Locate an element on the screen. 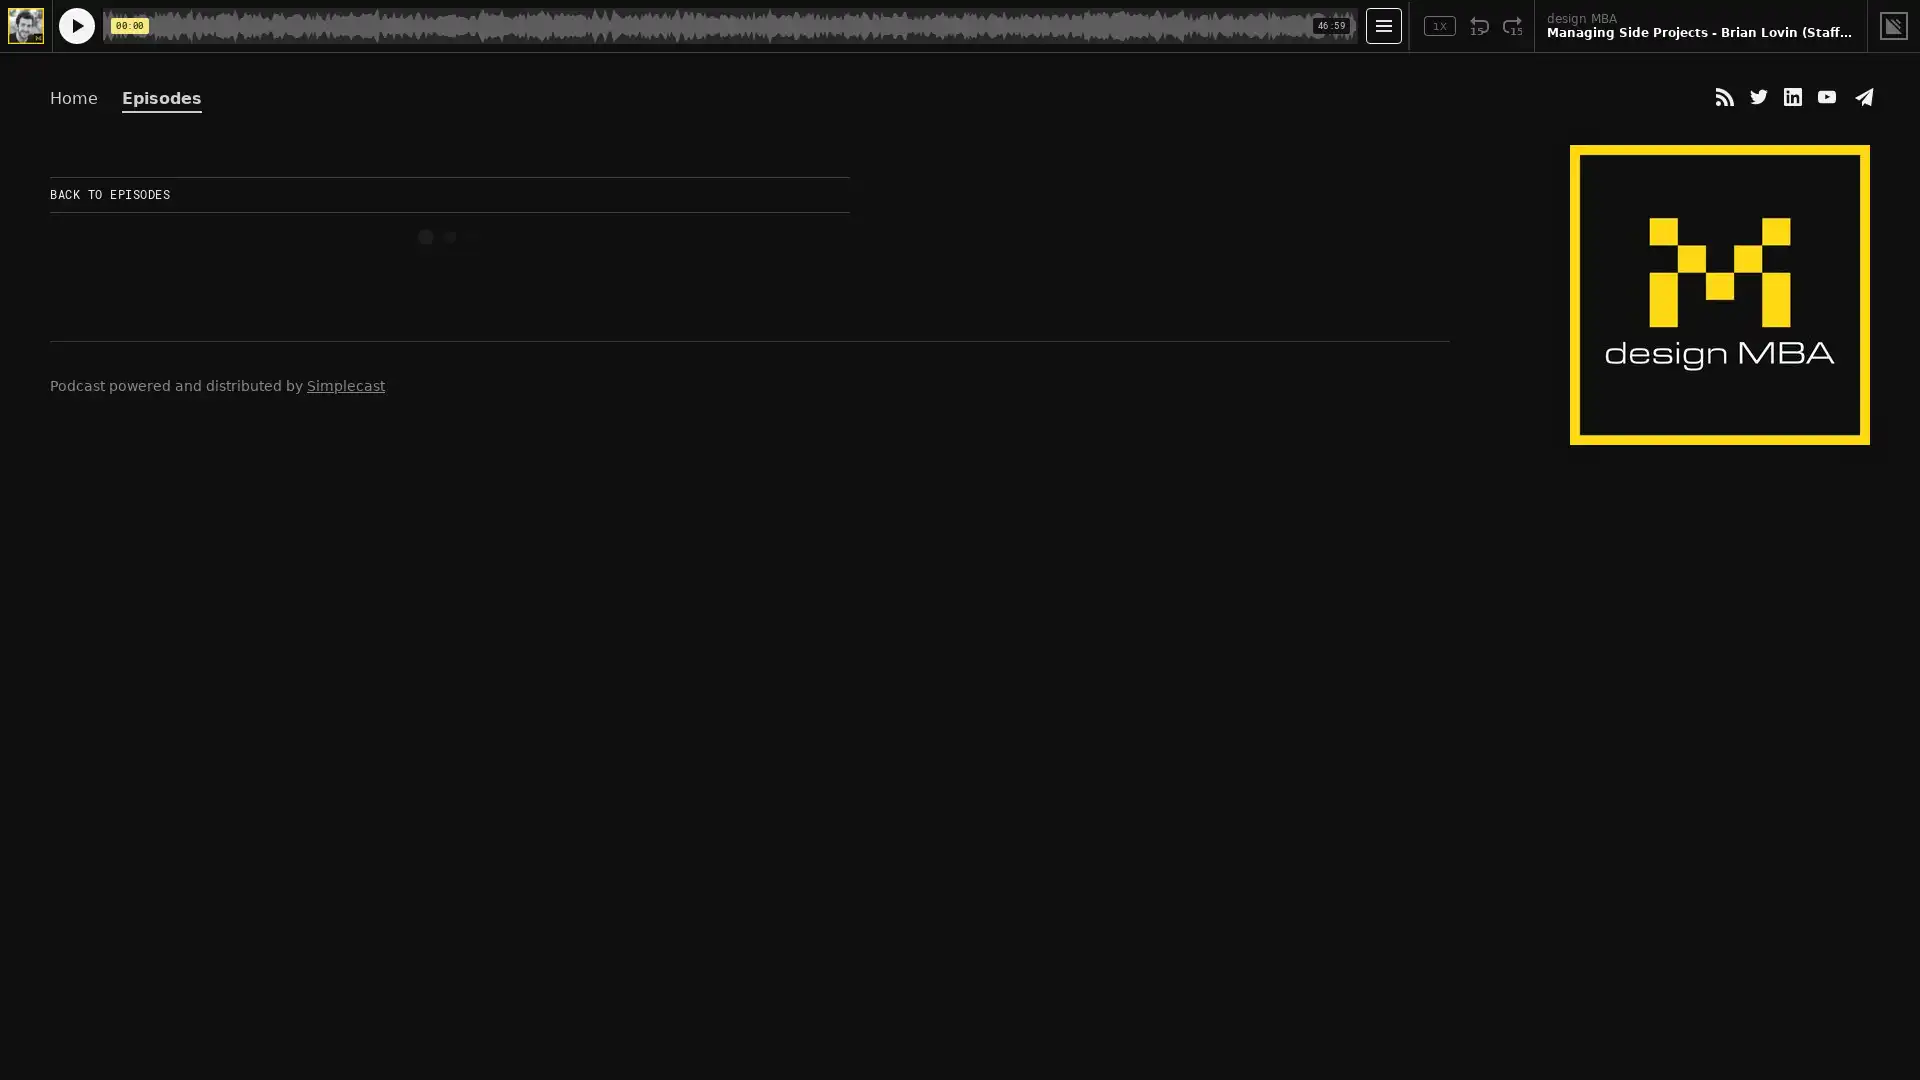 The image size is (1920, 1080). Play is located at coordinates (254, 268).